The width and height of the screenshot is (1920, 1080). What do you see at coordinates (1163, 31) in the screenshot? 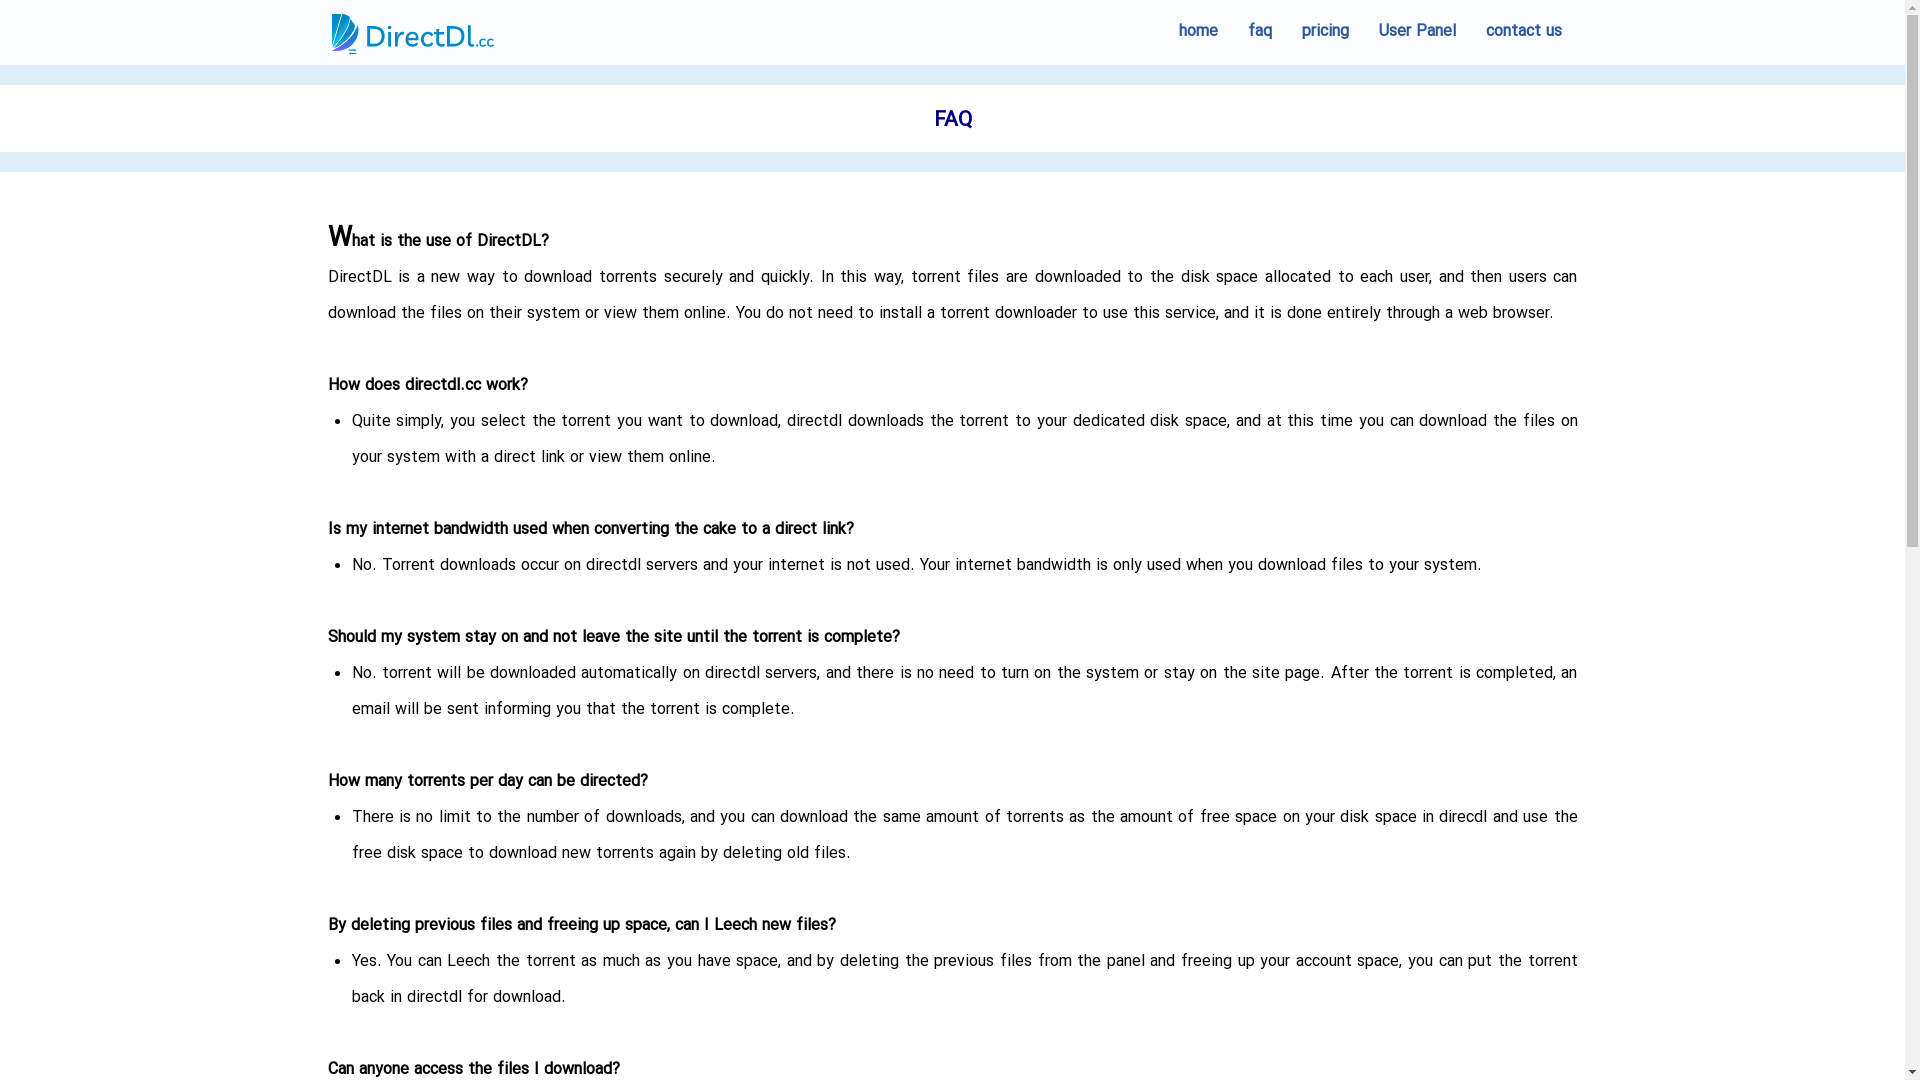
I see `'home'` at bounding box center [1163, 31].